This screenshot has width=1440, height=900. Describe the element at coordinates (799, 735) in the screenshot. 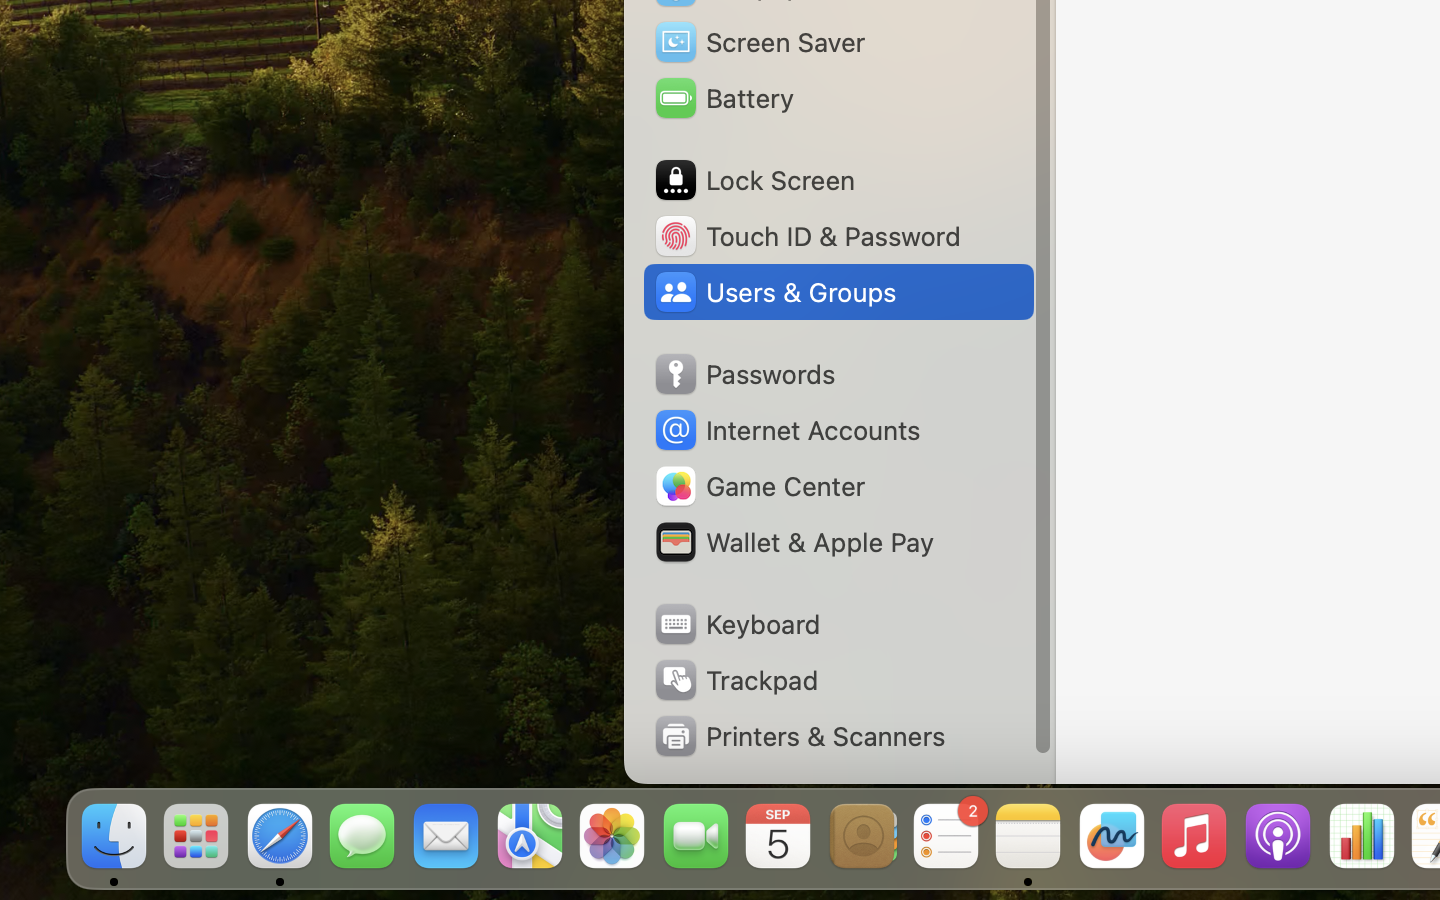

I see `'Printers & Scanners'` at that location.